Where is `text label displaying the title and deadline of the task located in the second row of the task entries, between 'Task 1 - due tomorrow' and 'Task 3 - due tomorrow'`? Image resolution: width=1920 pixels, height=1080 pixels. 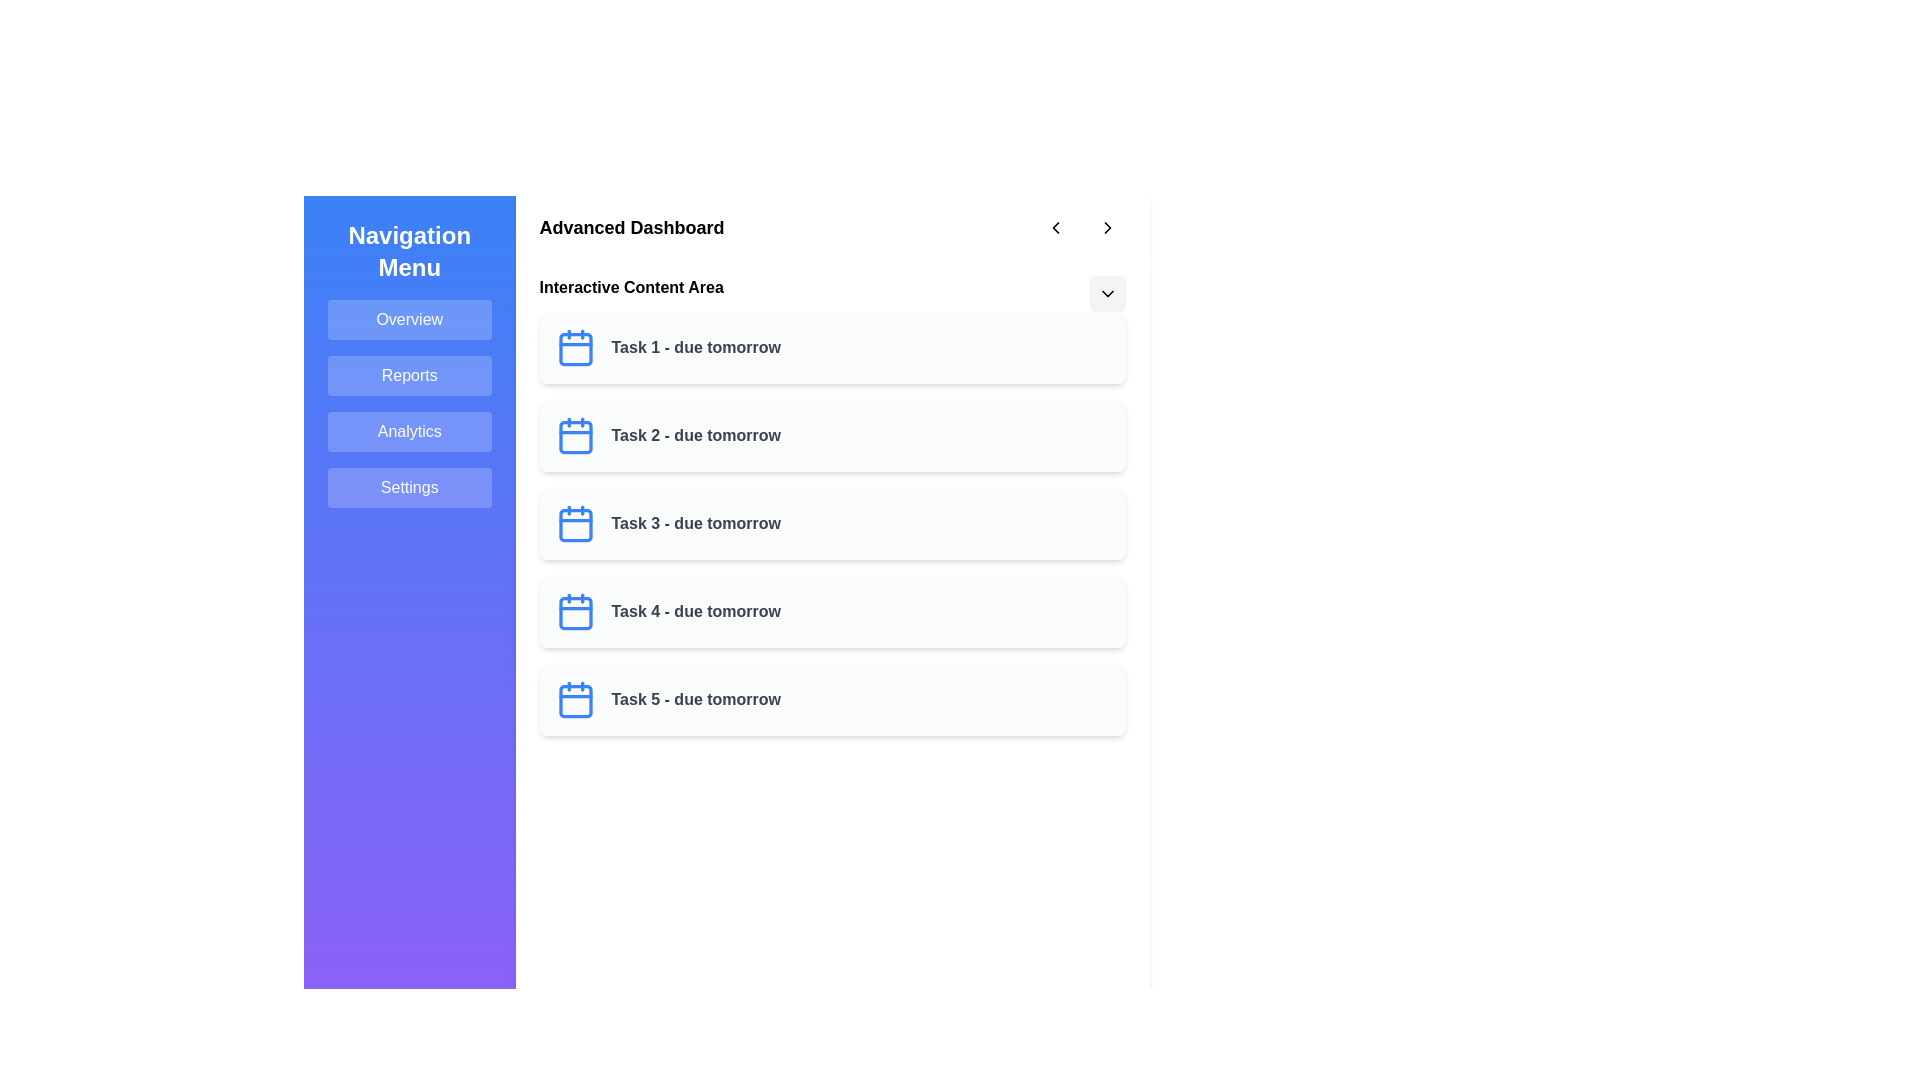
text label displaying the title and deadline of the task located in the second row of the task entries, between 'Task 1 - due tomorrow' and 'Task 3 - due tomorrow' is located at coordinates (696, 434).